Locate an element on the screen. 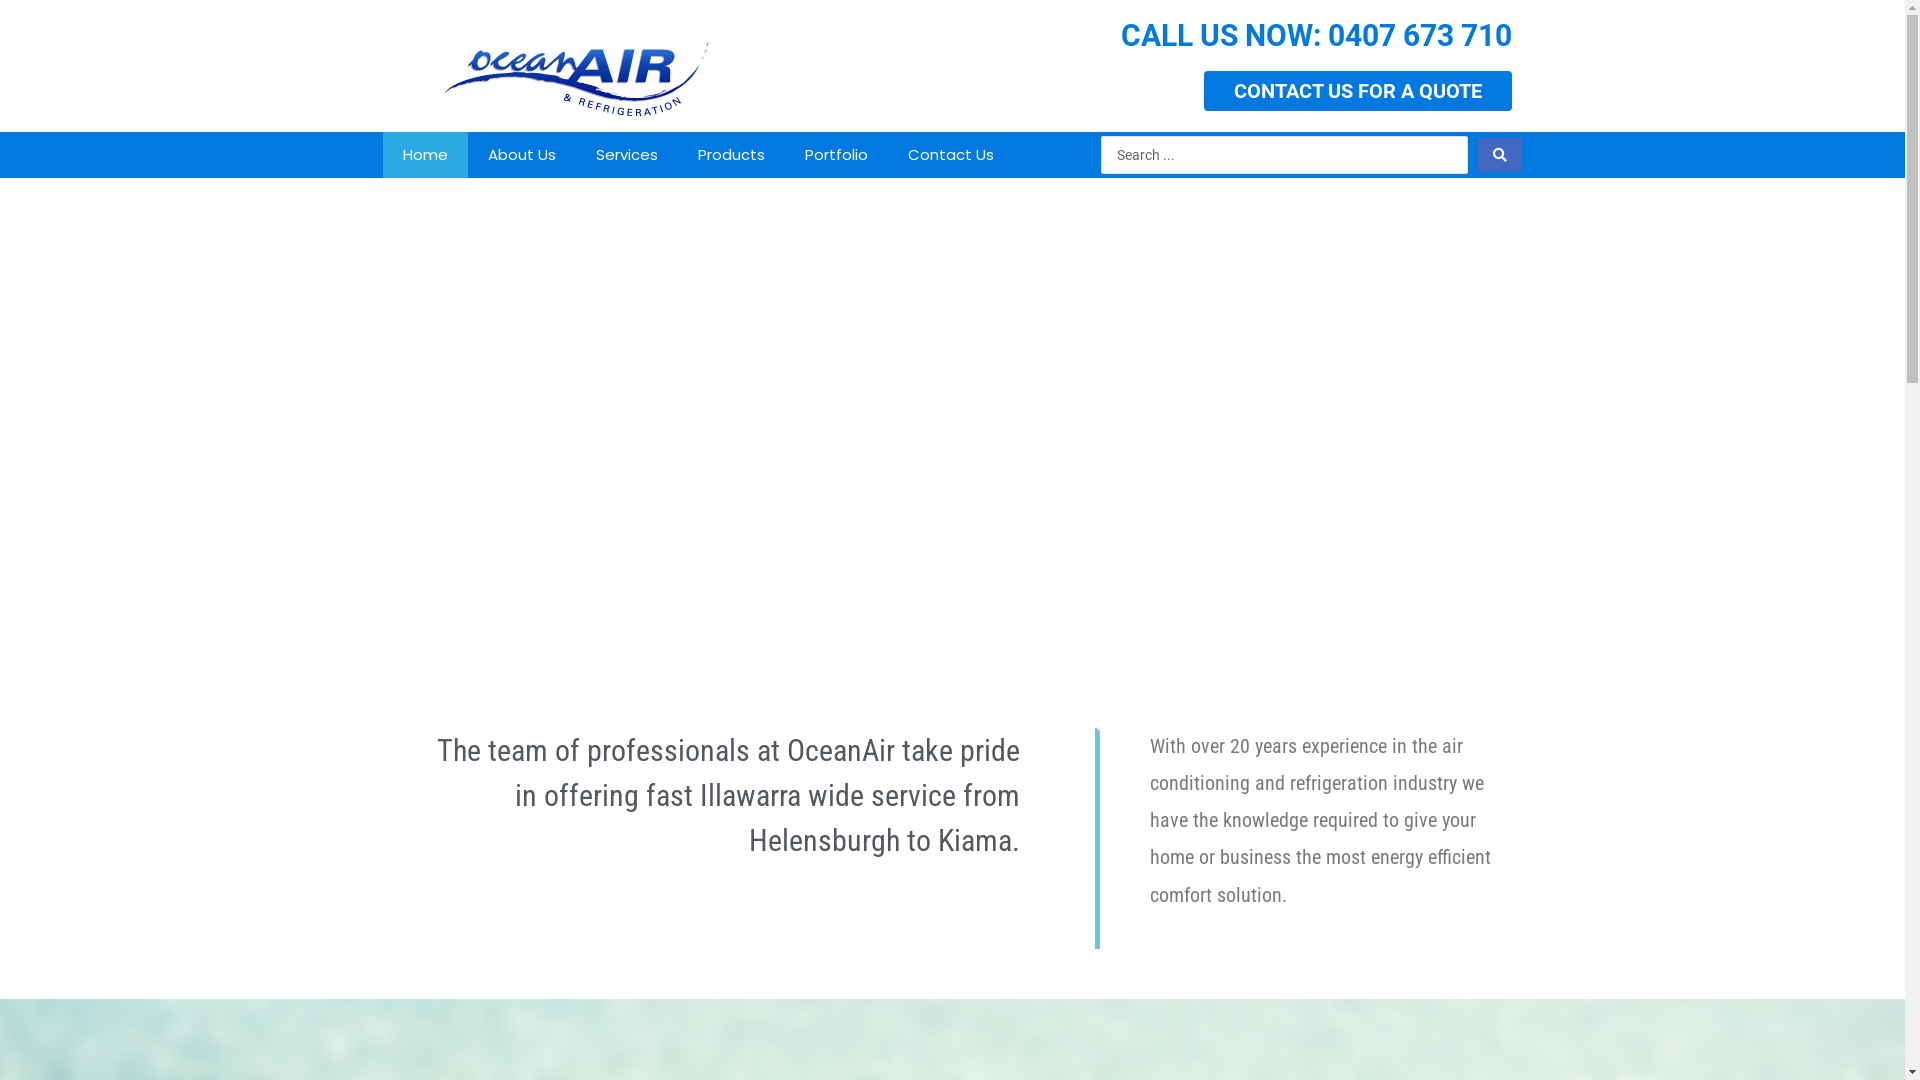  'About Us' is located at coordinates (466, 153).